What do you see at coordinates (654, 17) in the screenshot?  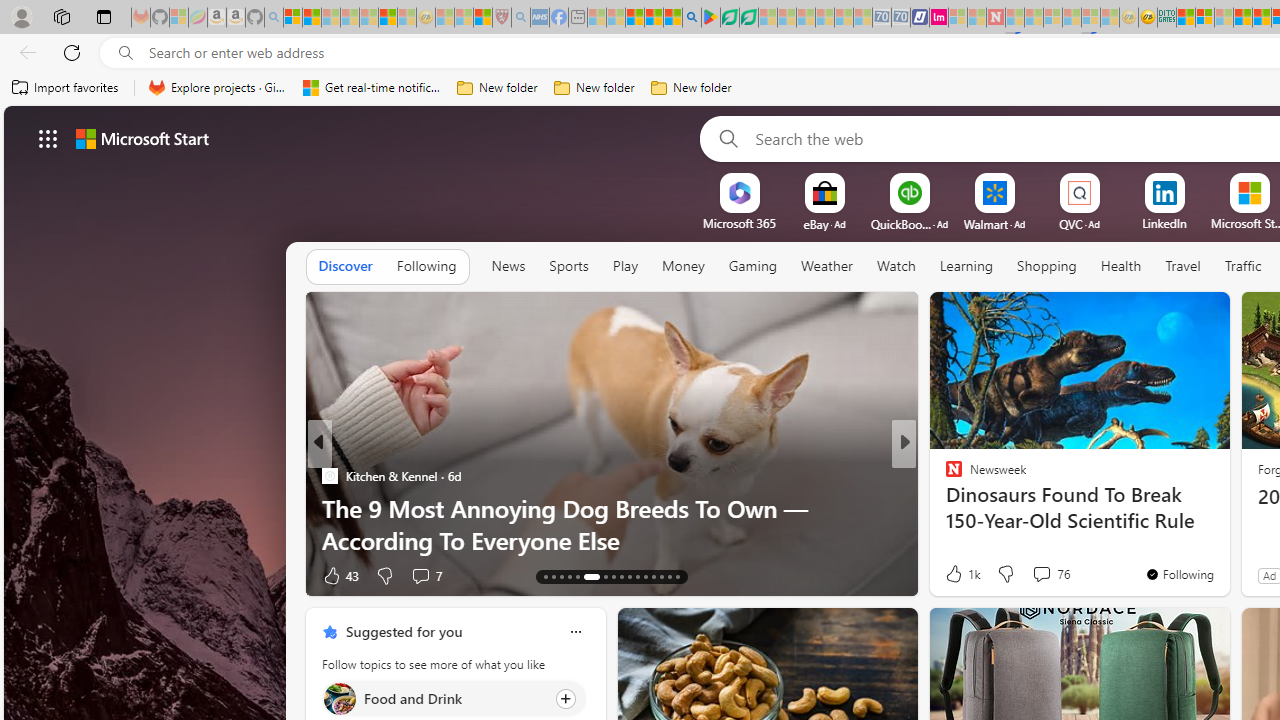 I see `'Pets - MSN'` at bounding box center [654, 17].